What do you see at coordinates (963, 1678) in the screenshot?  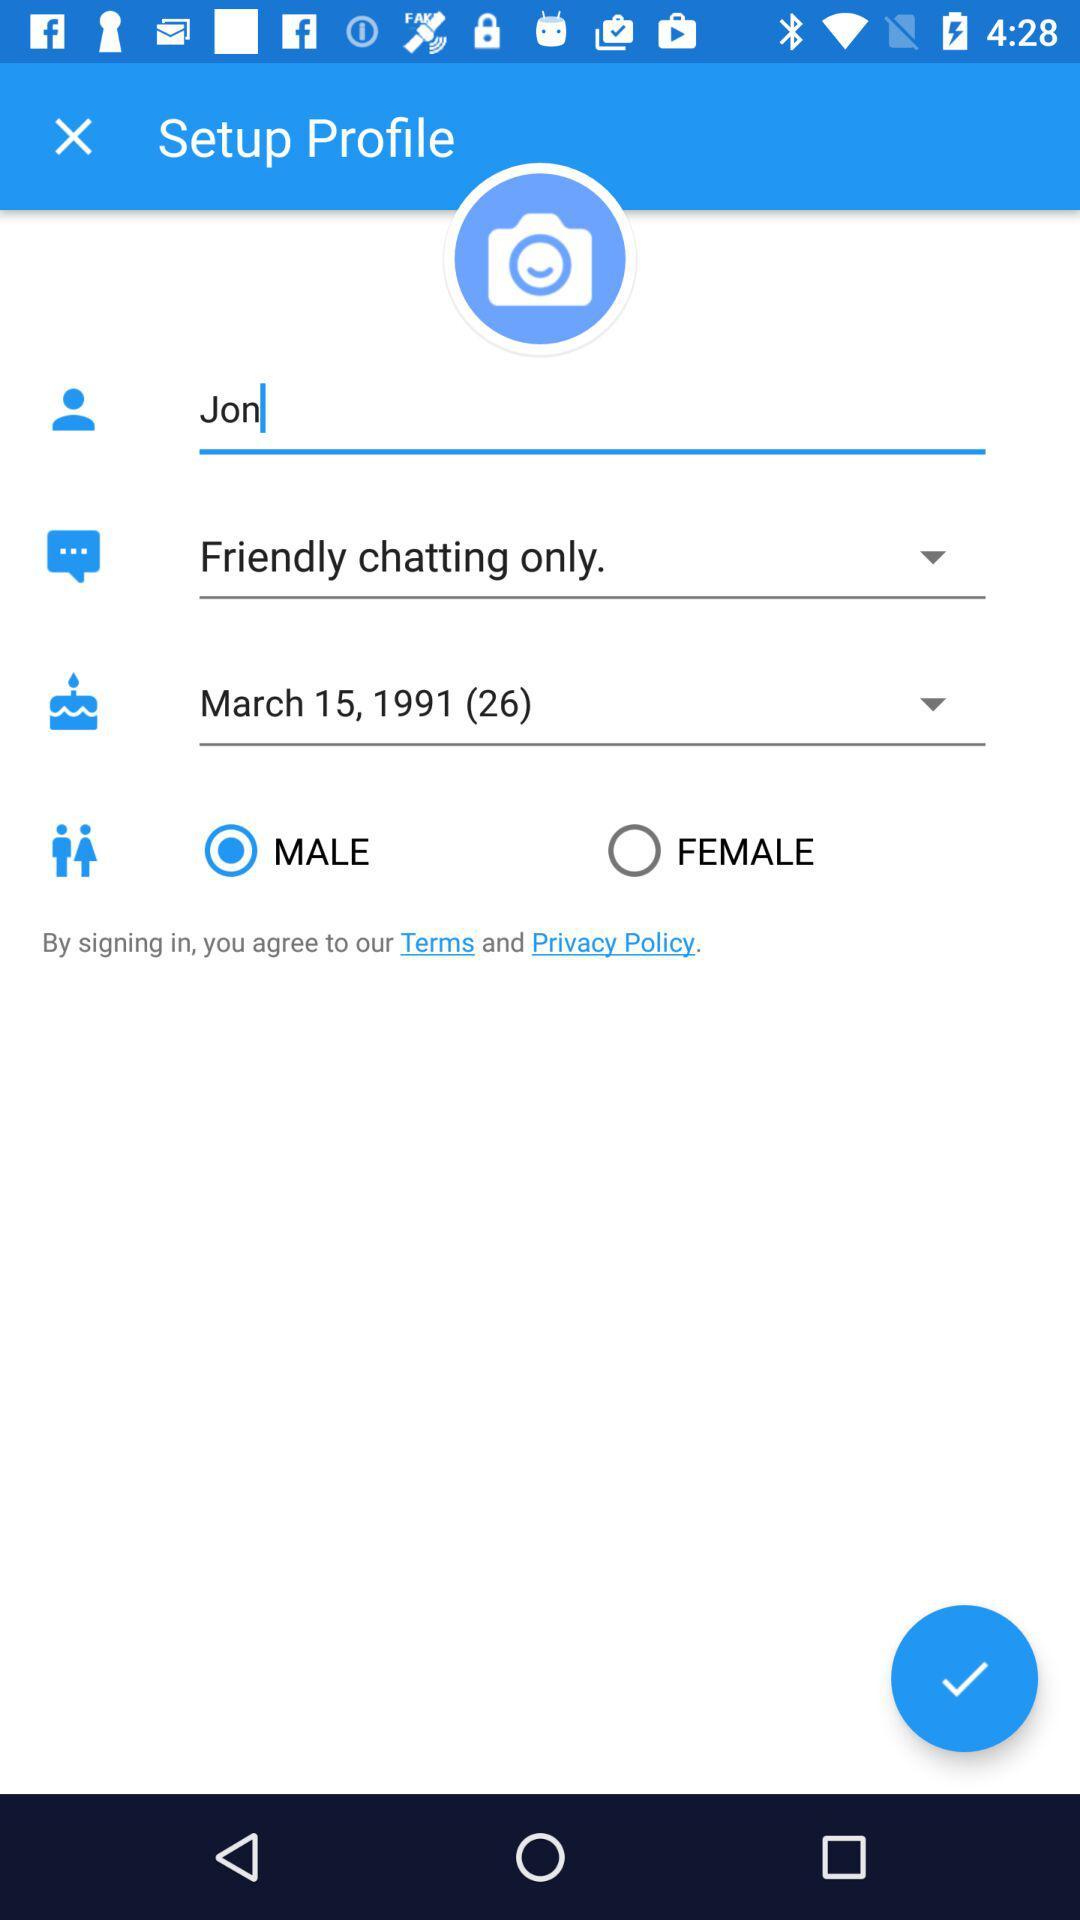 I see `go forward` at bounding box center [963, 1678].